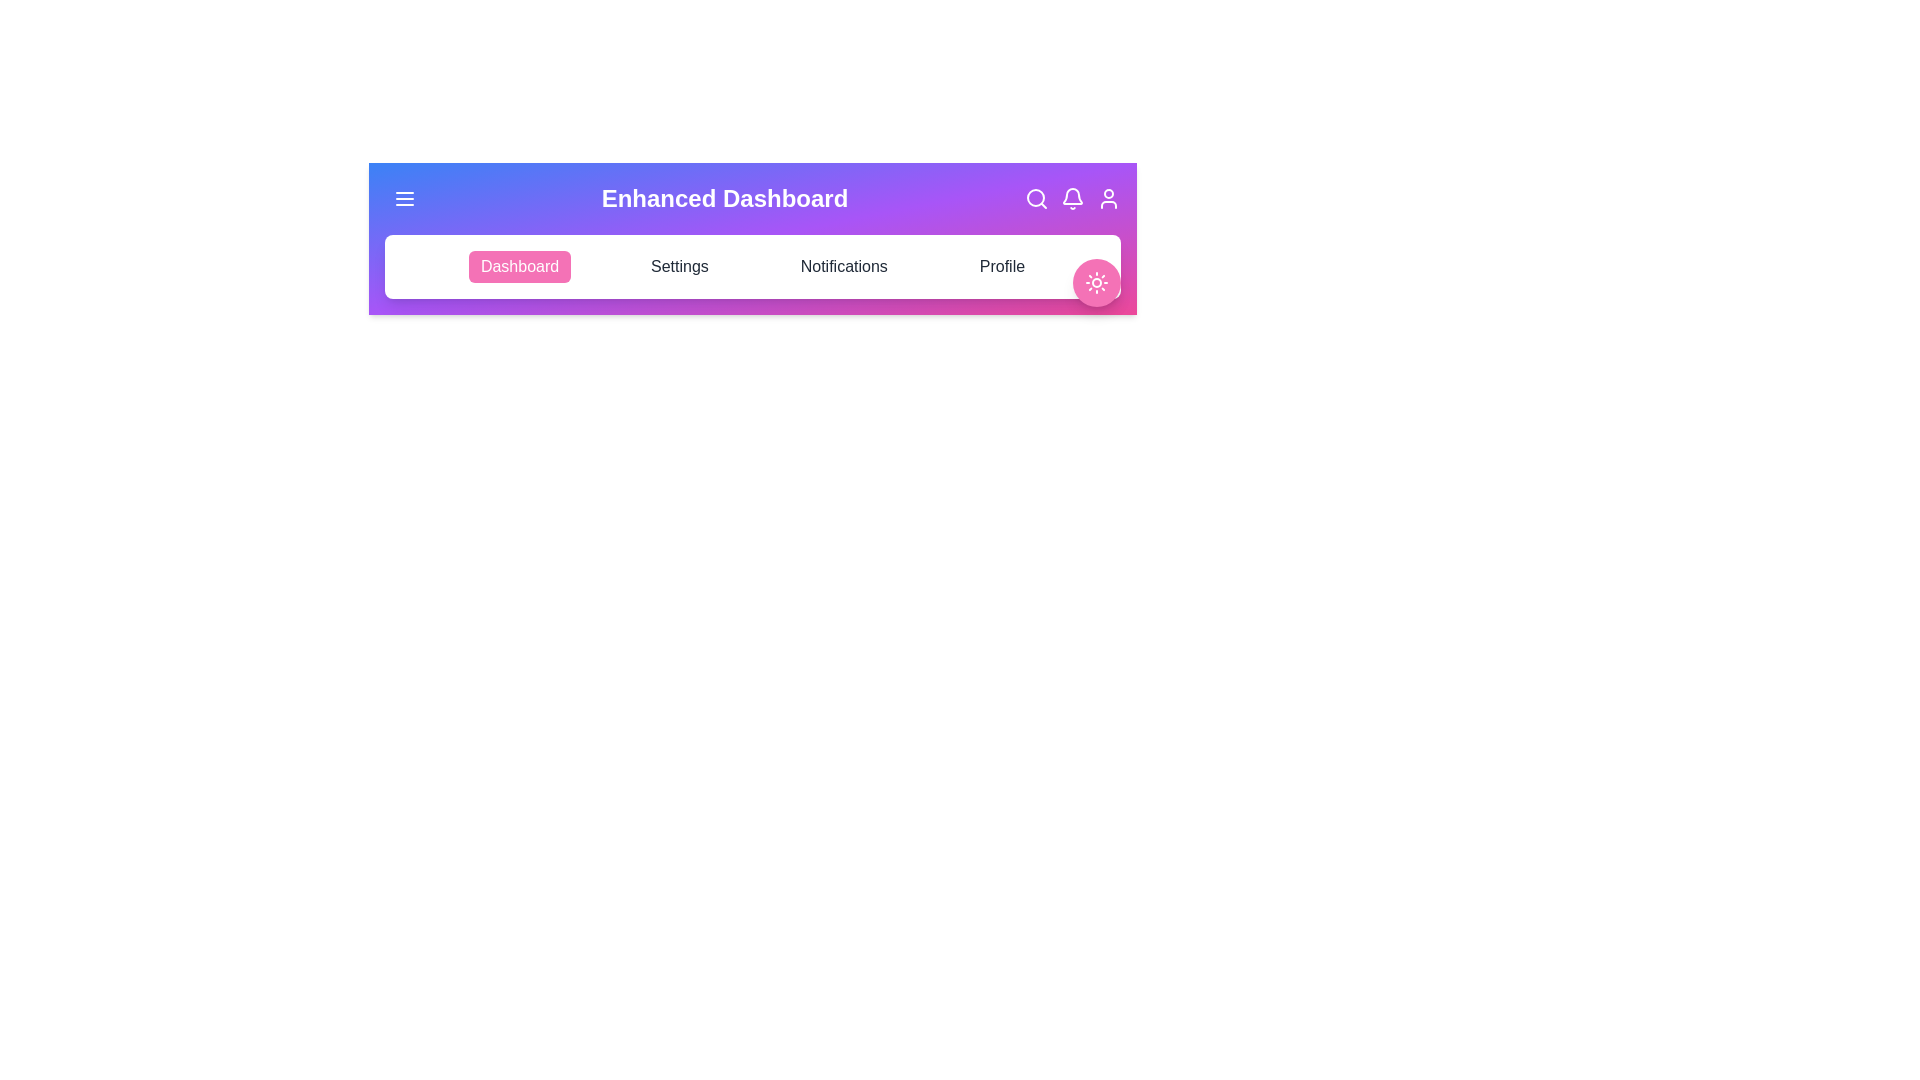 Image resolution: width=1920 pixels, height=1080 pixels. Describe the element at coordinates (1107, 199) in the screenshot. I see `the profile icon in the top-right corner of the app bar` at that location.